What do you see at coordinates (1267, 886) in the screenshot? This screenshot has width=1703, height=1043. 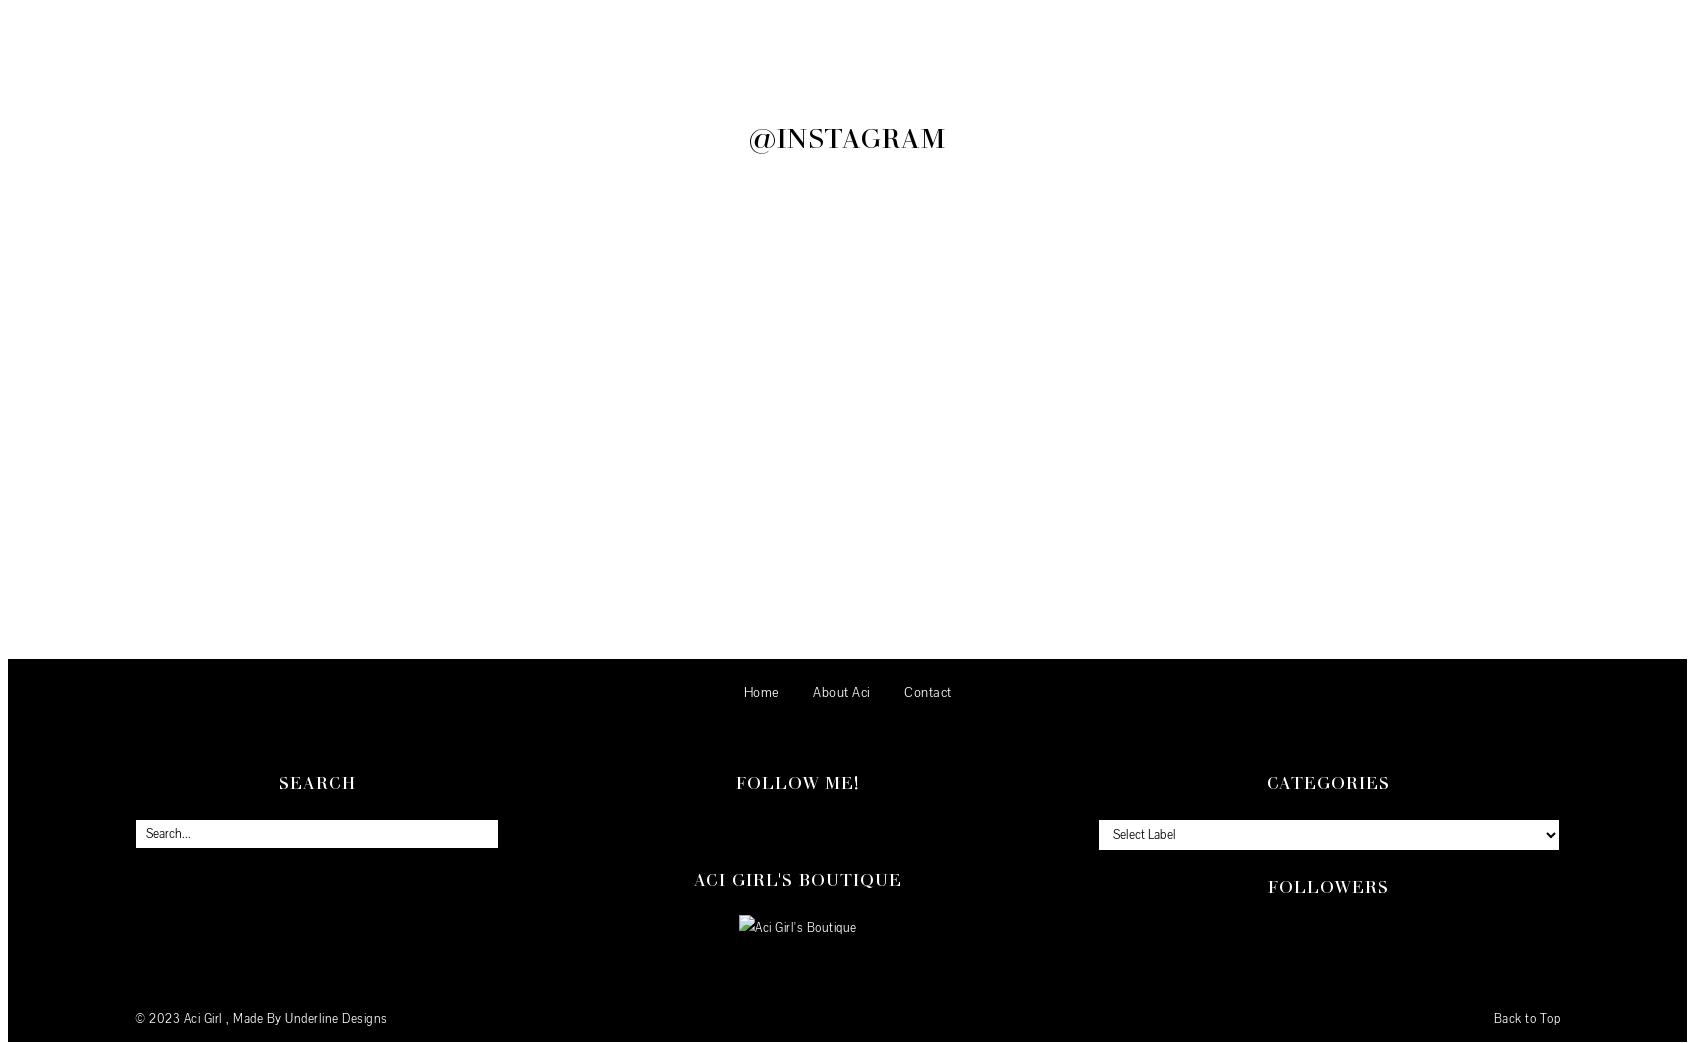 I see `'Followers'` at bounding box center [1267, 886].